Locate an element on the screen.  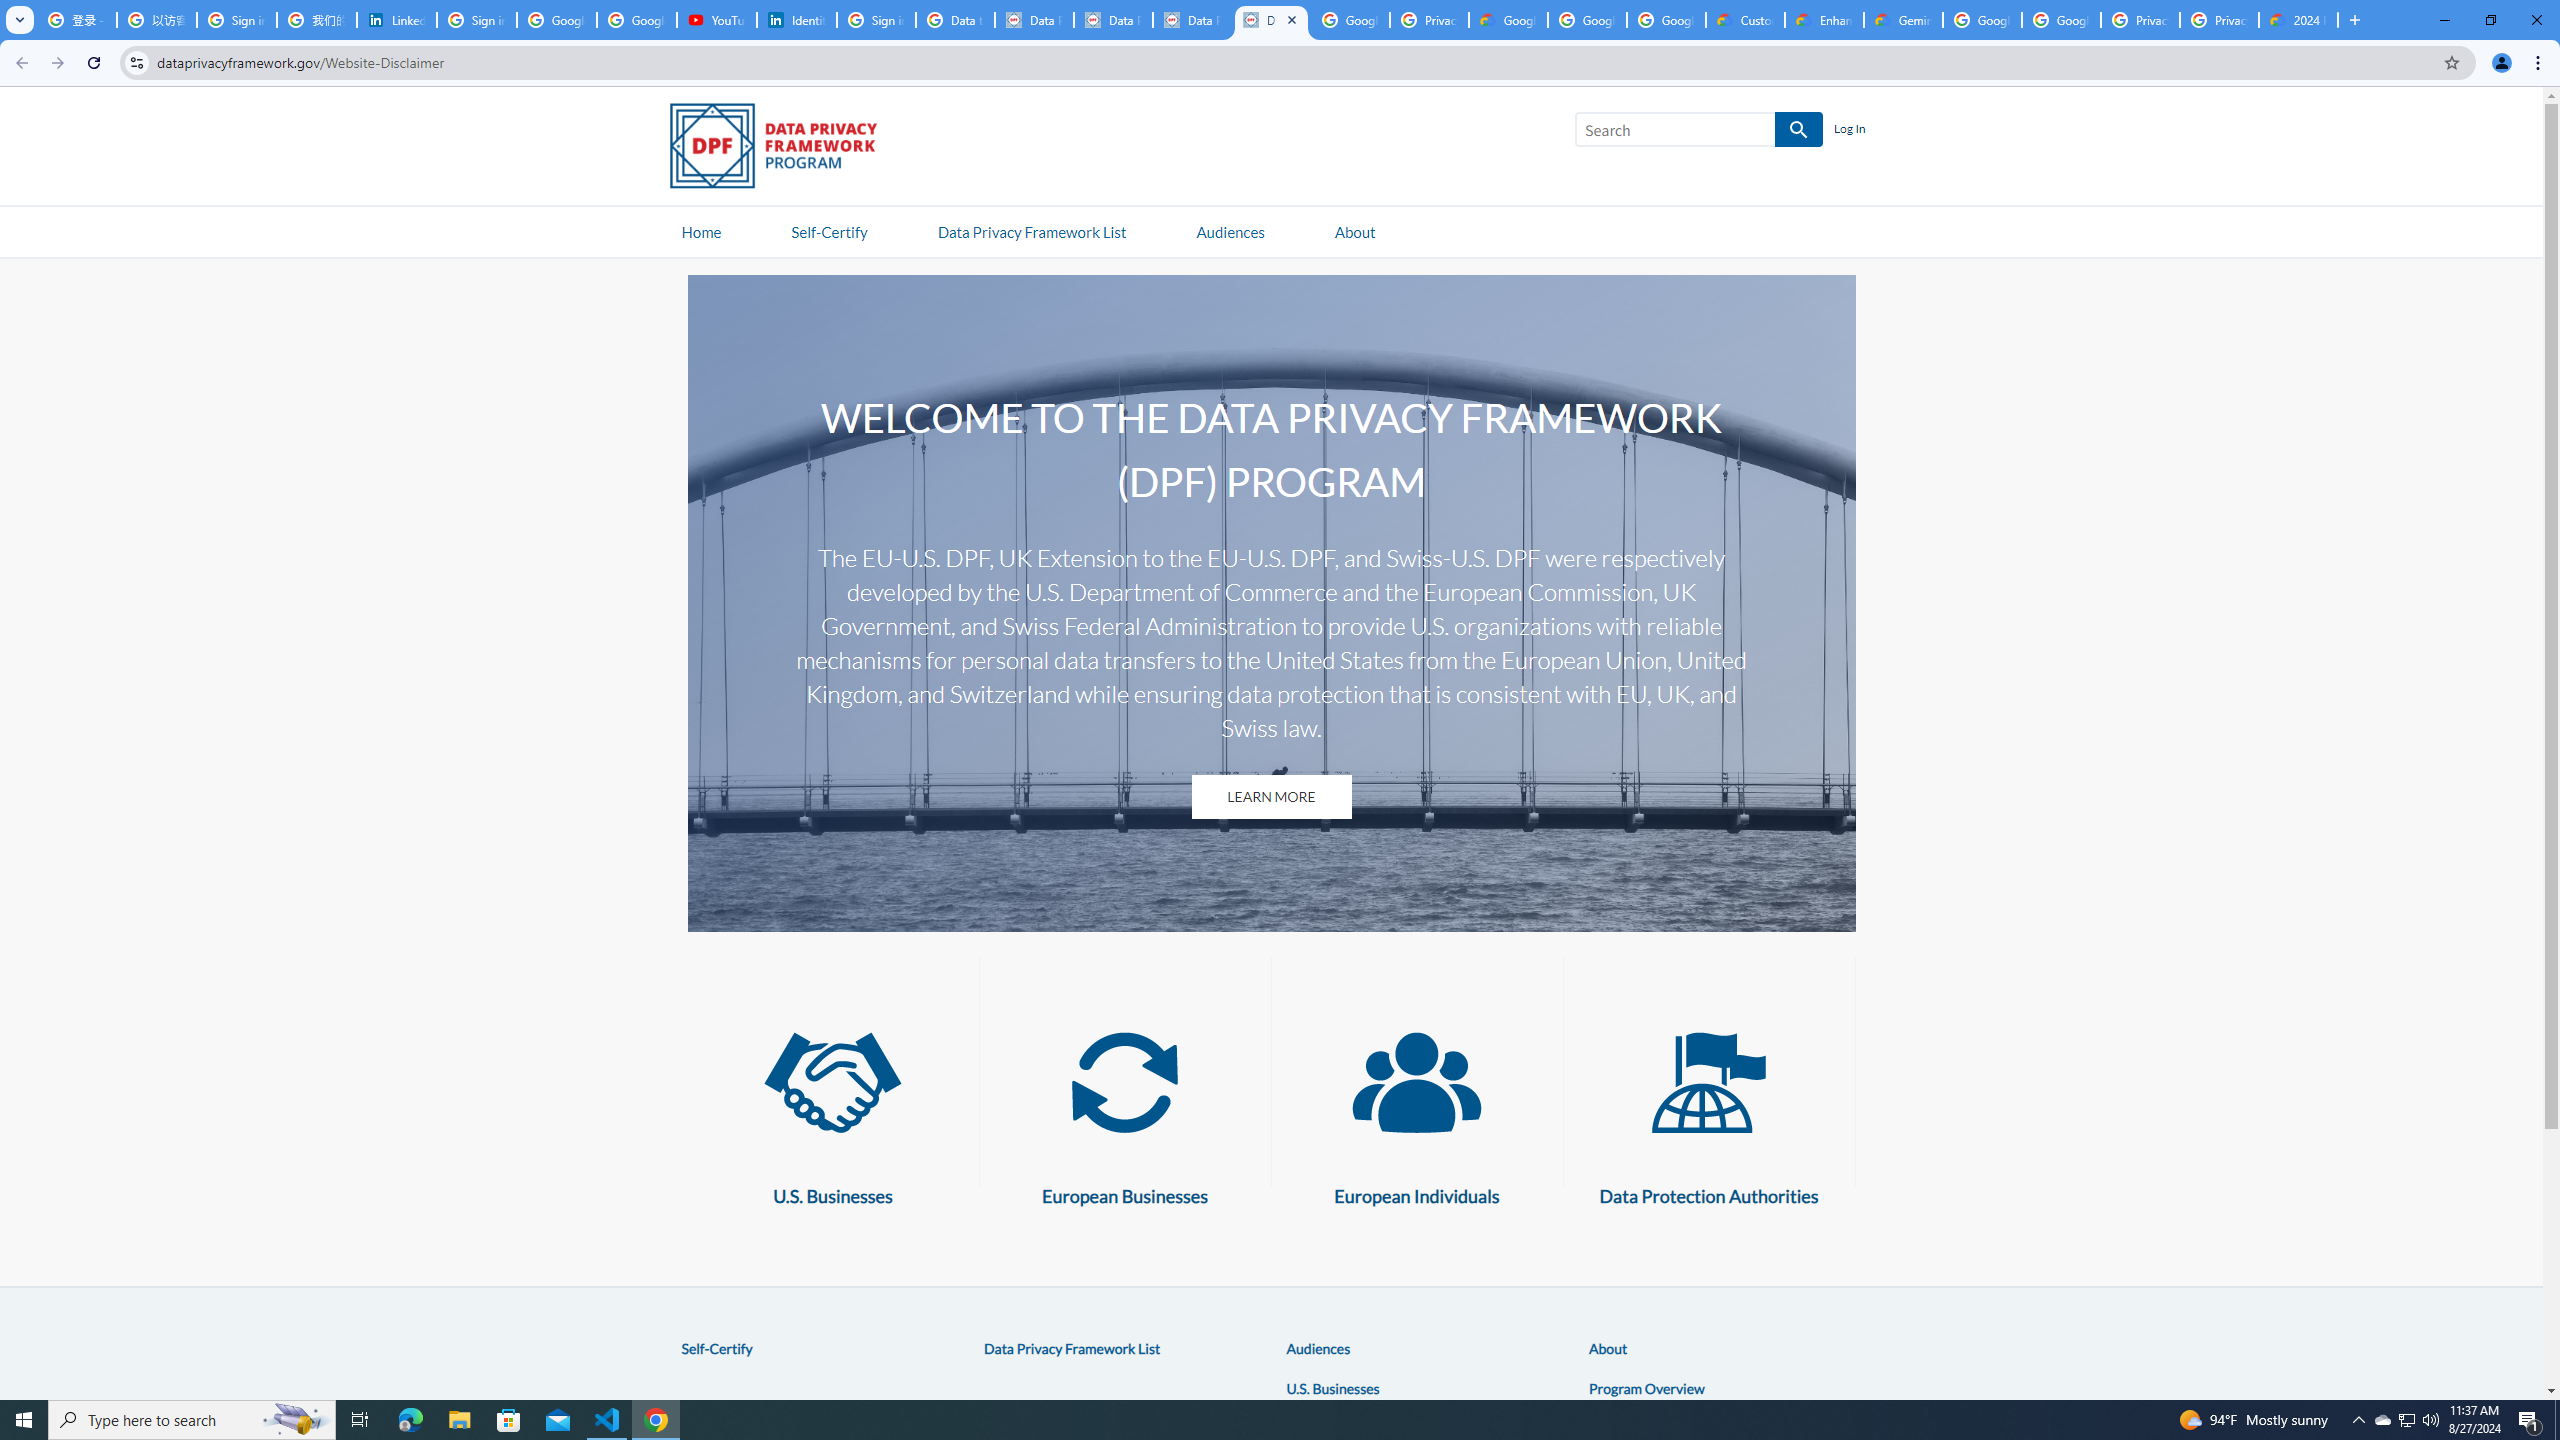
'European Individuals European Individuals' is located at coordinates (1415, 1107).